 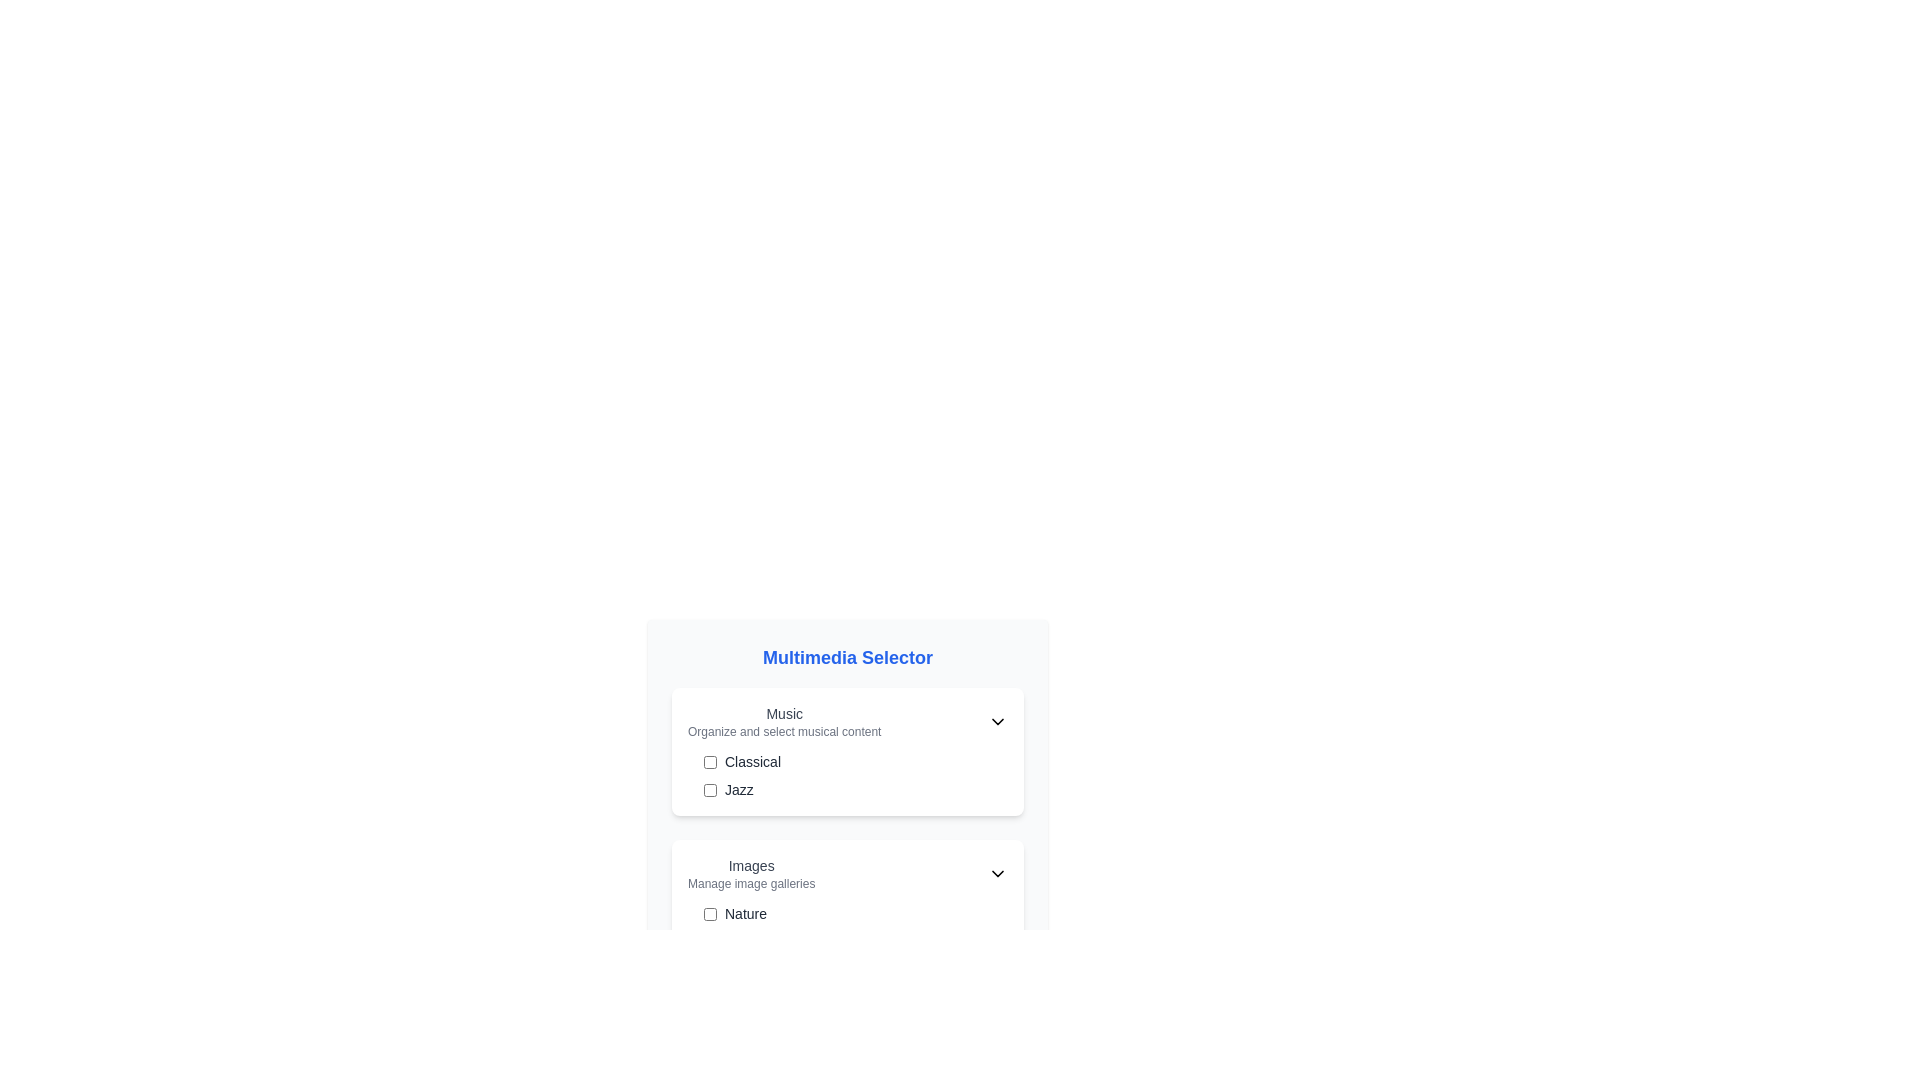 What do you see at coordinates (750, 882) in the screenshot?
I see `the static text label displaying 'Manage image galleries', which is styled in small gray font and located below the 'Images' label` at bounding box center [750, 882].